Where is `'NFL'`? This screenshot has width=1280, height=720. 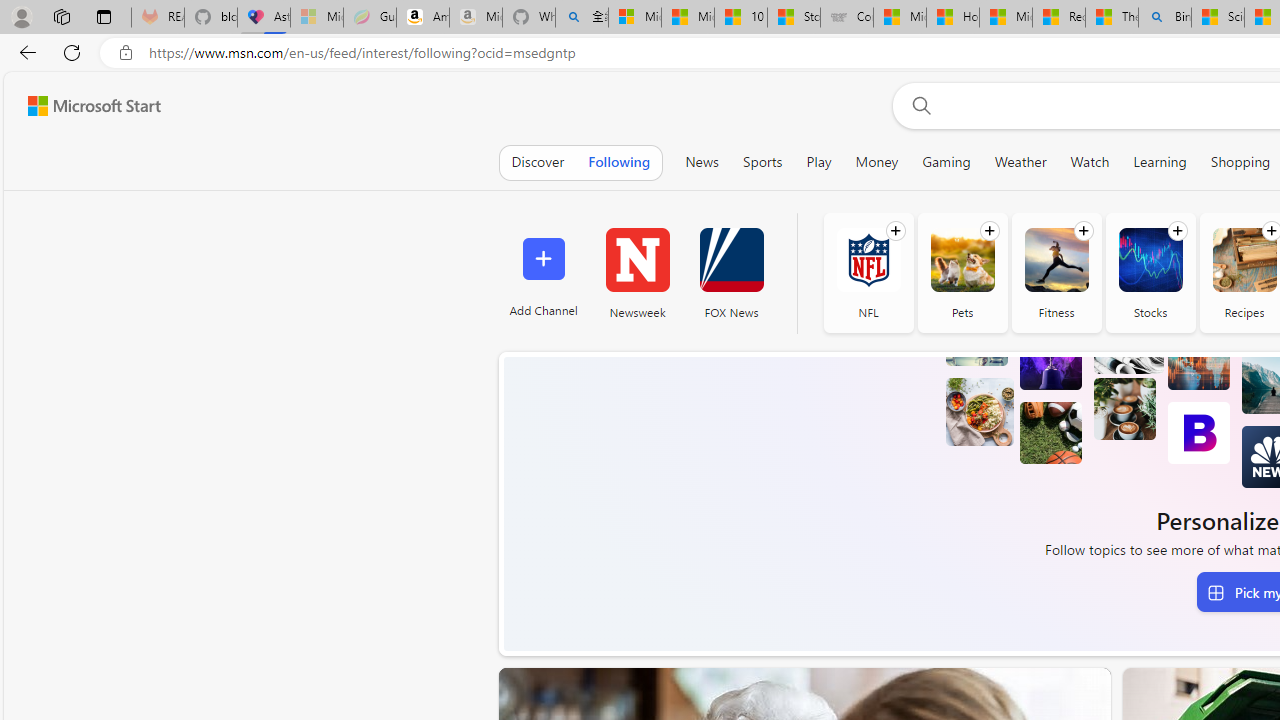 'NFL' is located at coordinates (868, 272).